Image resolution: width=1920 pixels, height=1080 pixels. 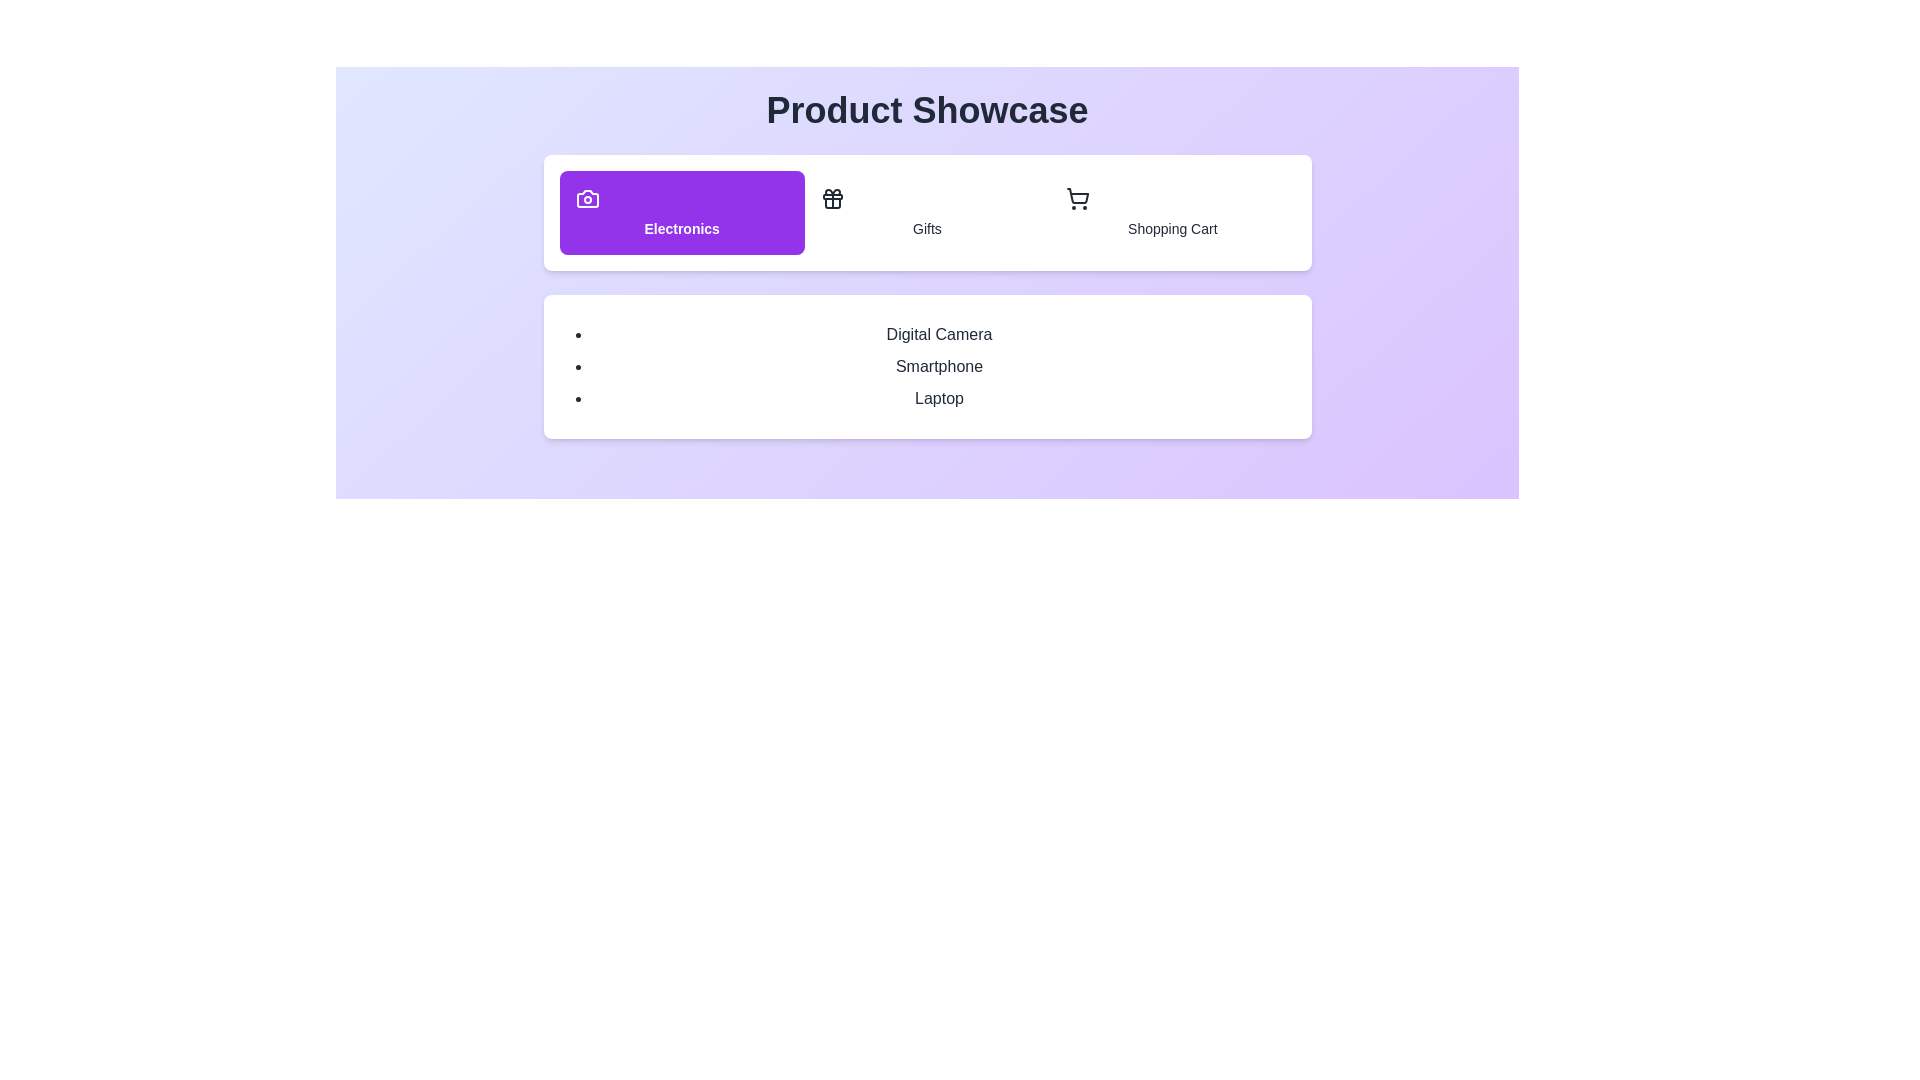 I want to click on the first button in the horizontal row, so click(x=682, y=212).